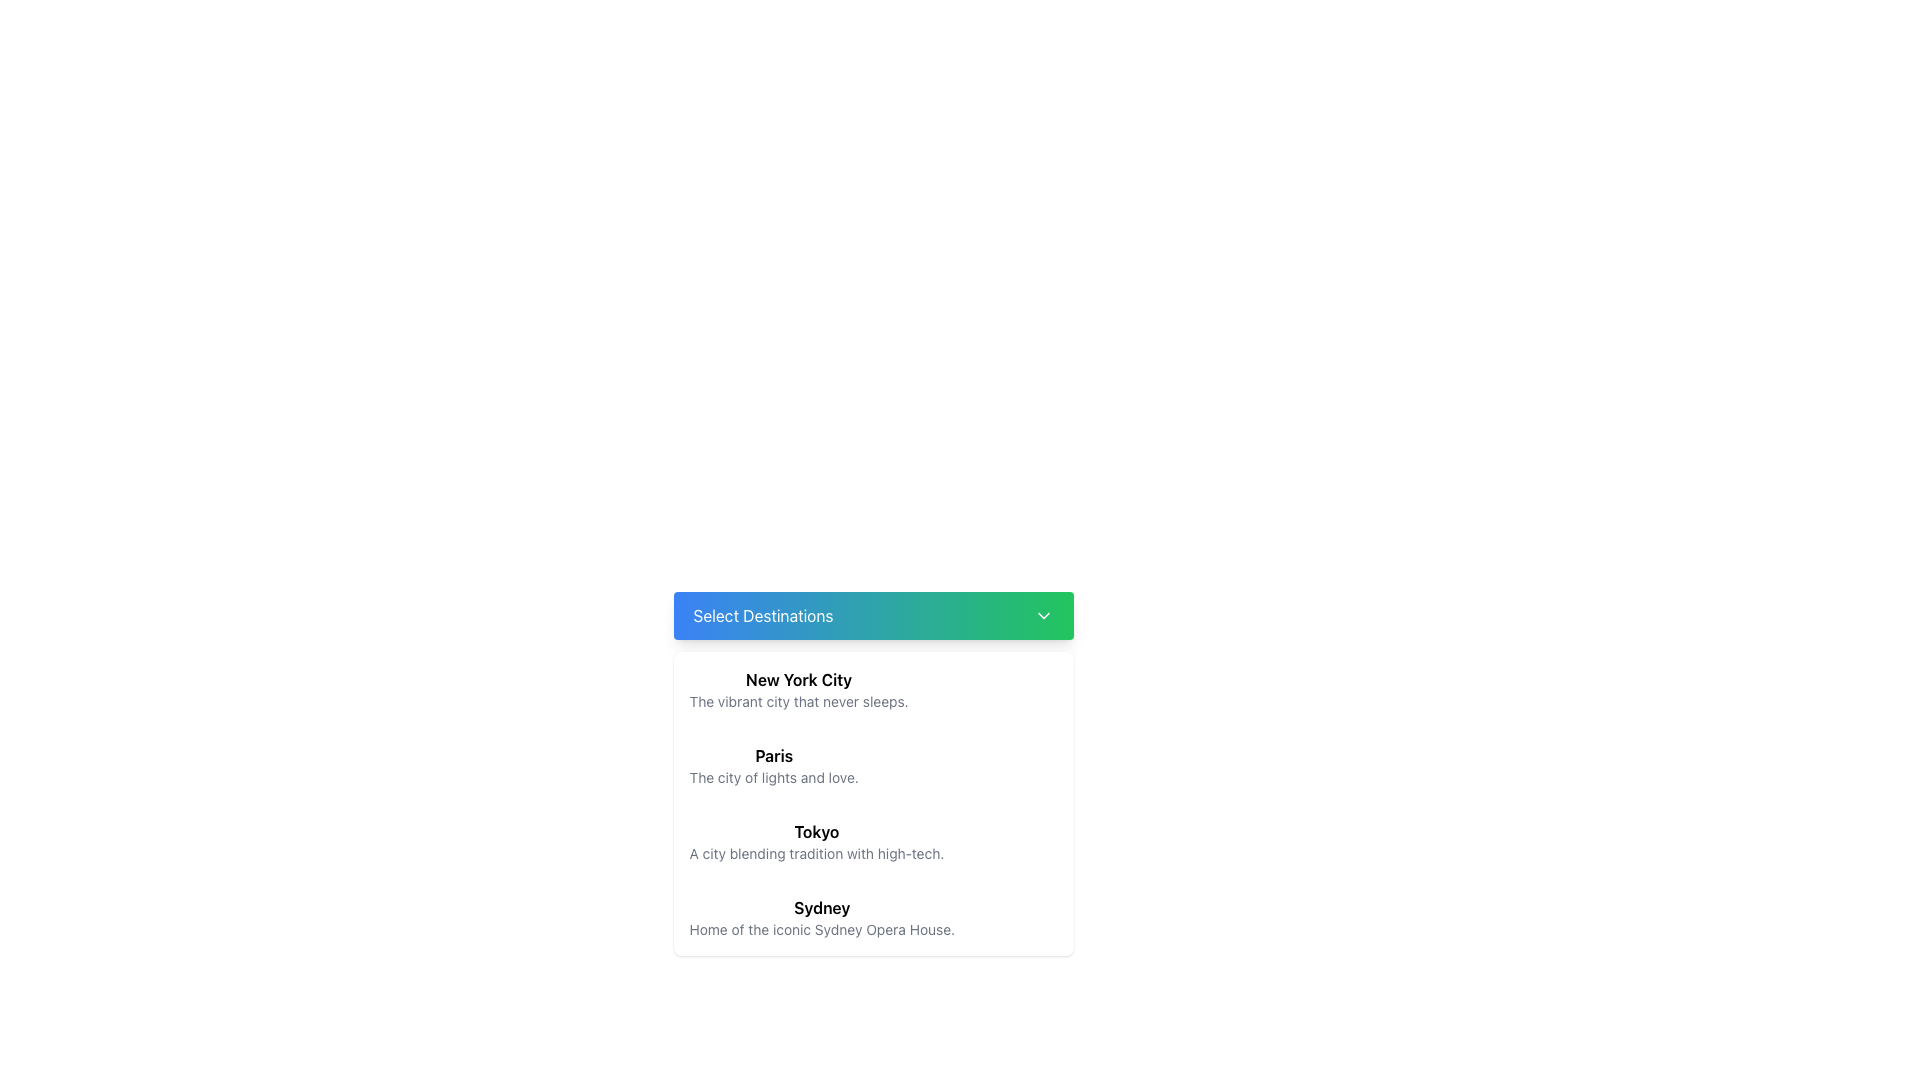 The width and height of the screenshot is (1920, 1080). Describe the element at coordinates (873, 841) in the screenshot. I see `the third List Item in the vertically stacked city descriptions for Tokyo` at that location.